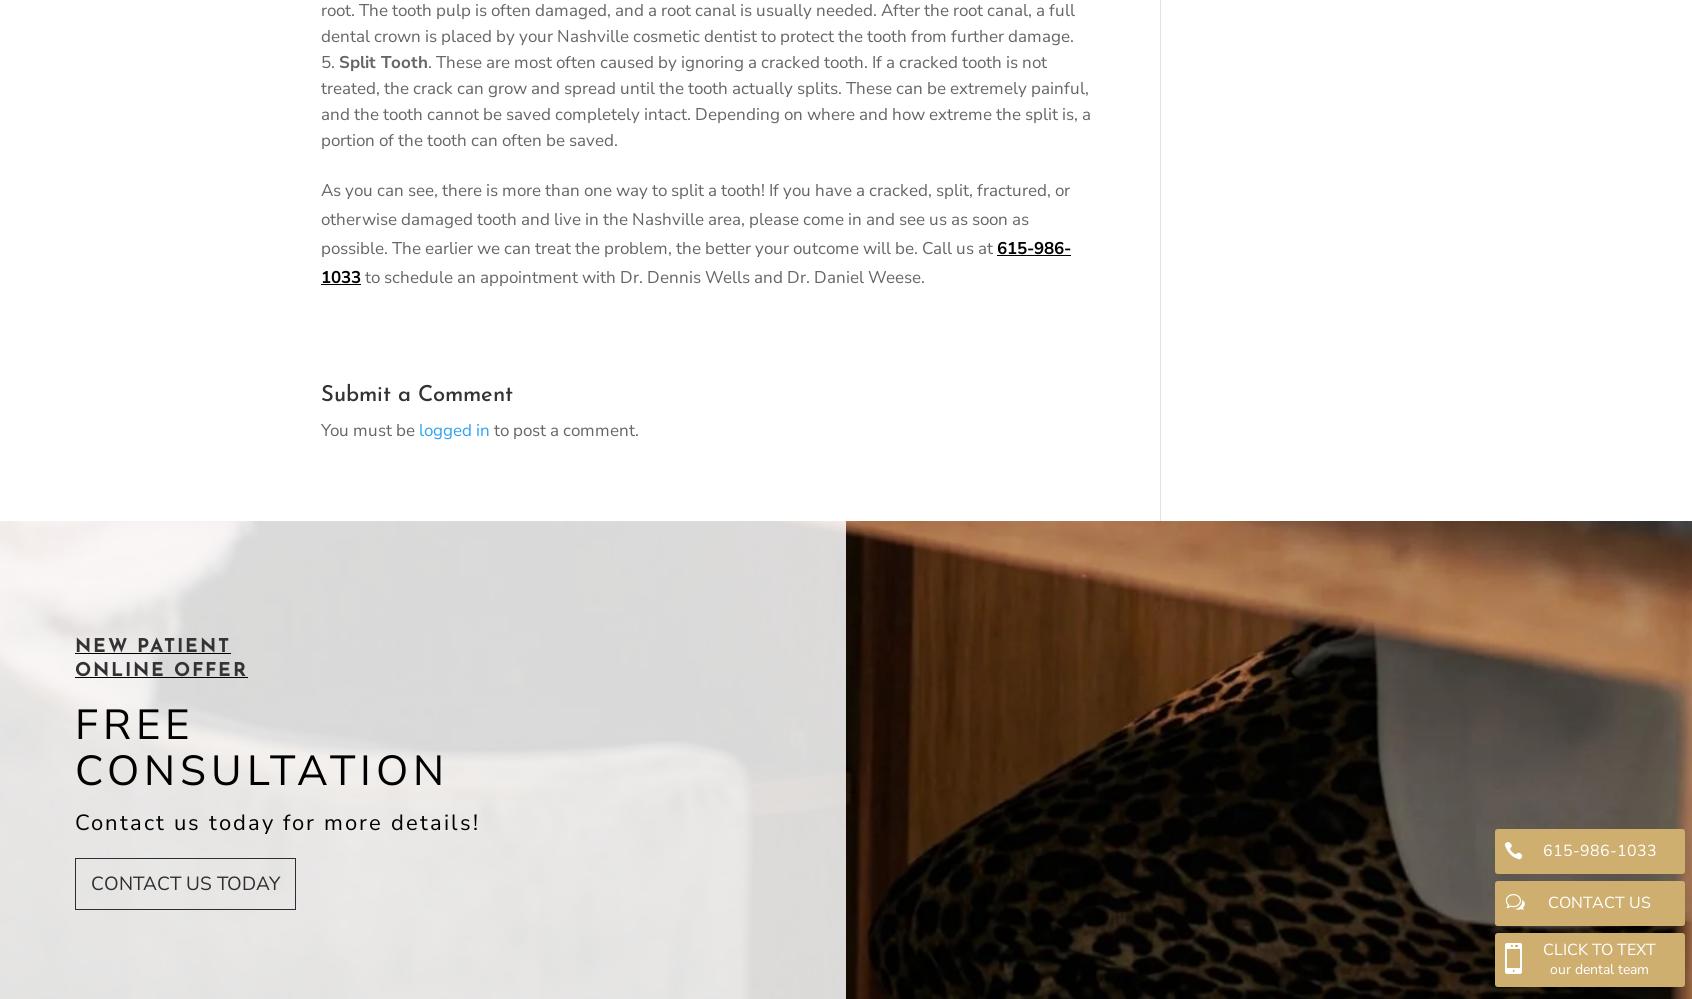  What do you see at coordinates (361, 276) in the screenshot?
I see `'to schedule an appointment with Dr. Dennis Wells and Dr. Daniel Weese.'` at bounding box center [361, 276].